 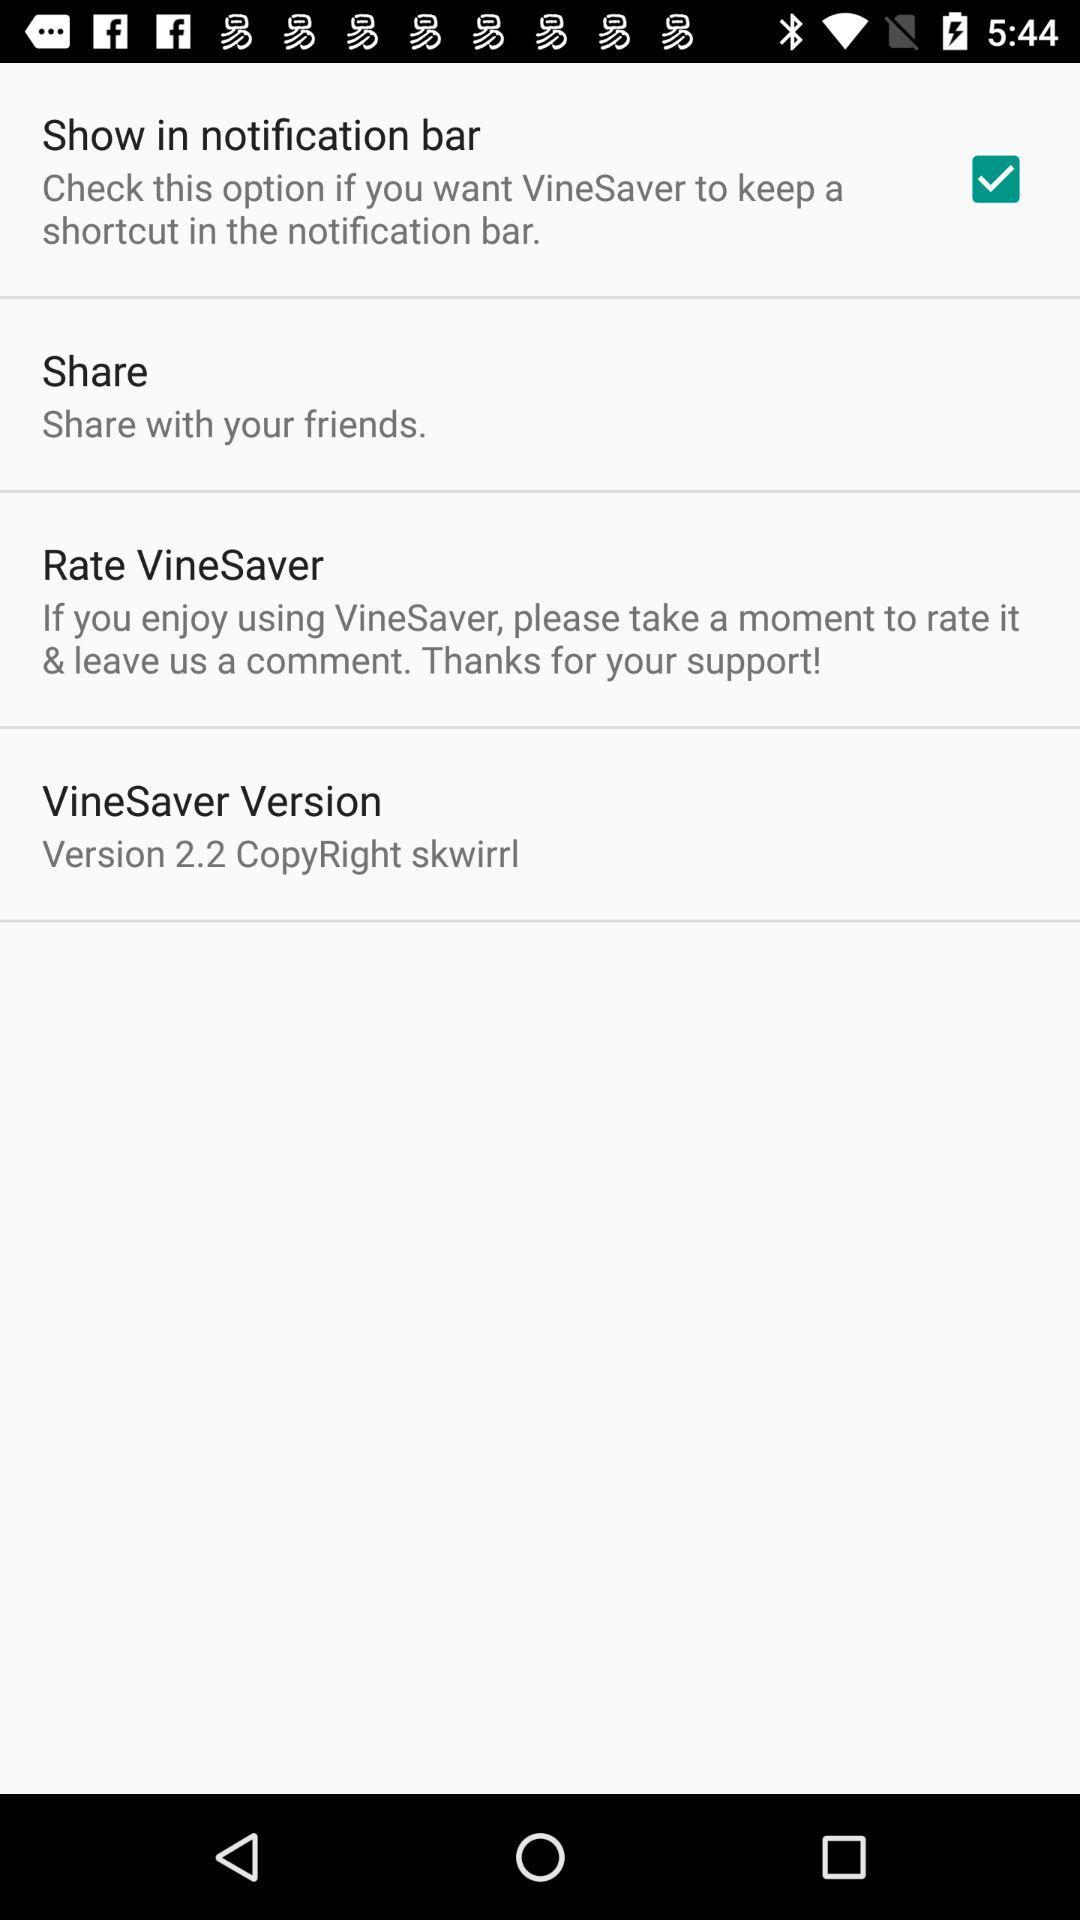 What do you see at coordinates (477, 208) in the screenshot?
I see `the check this option app` at bounding box center [477, 208].